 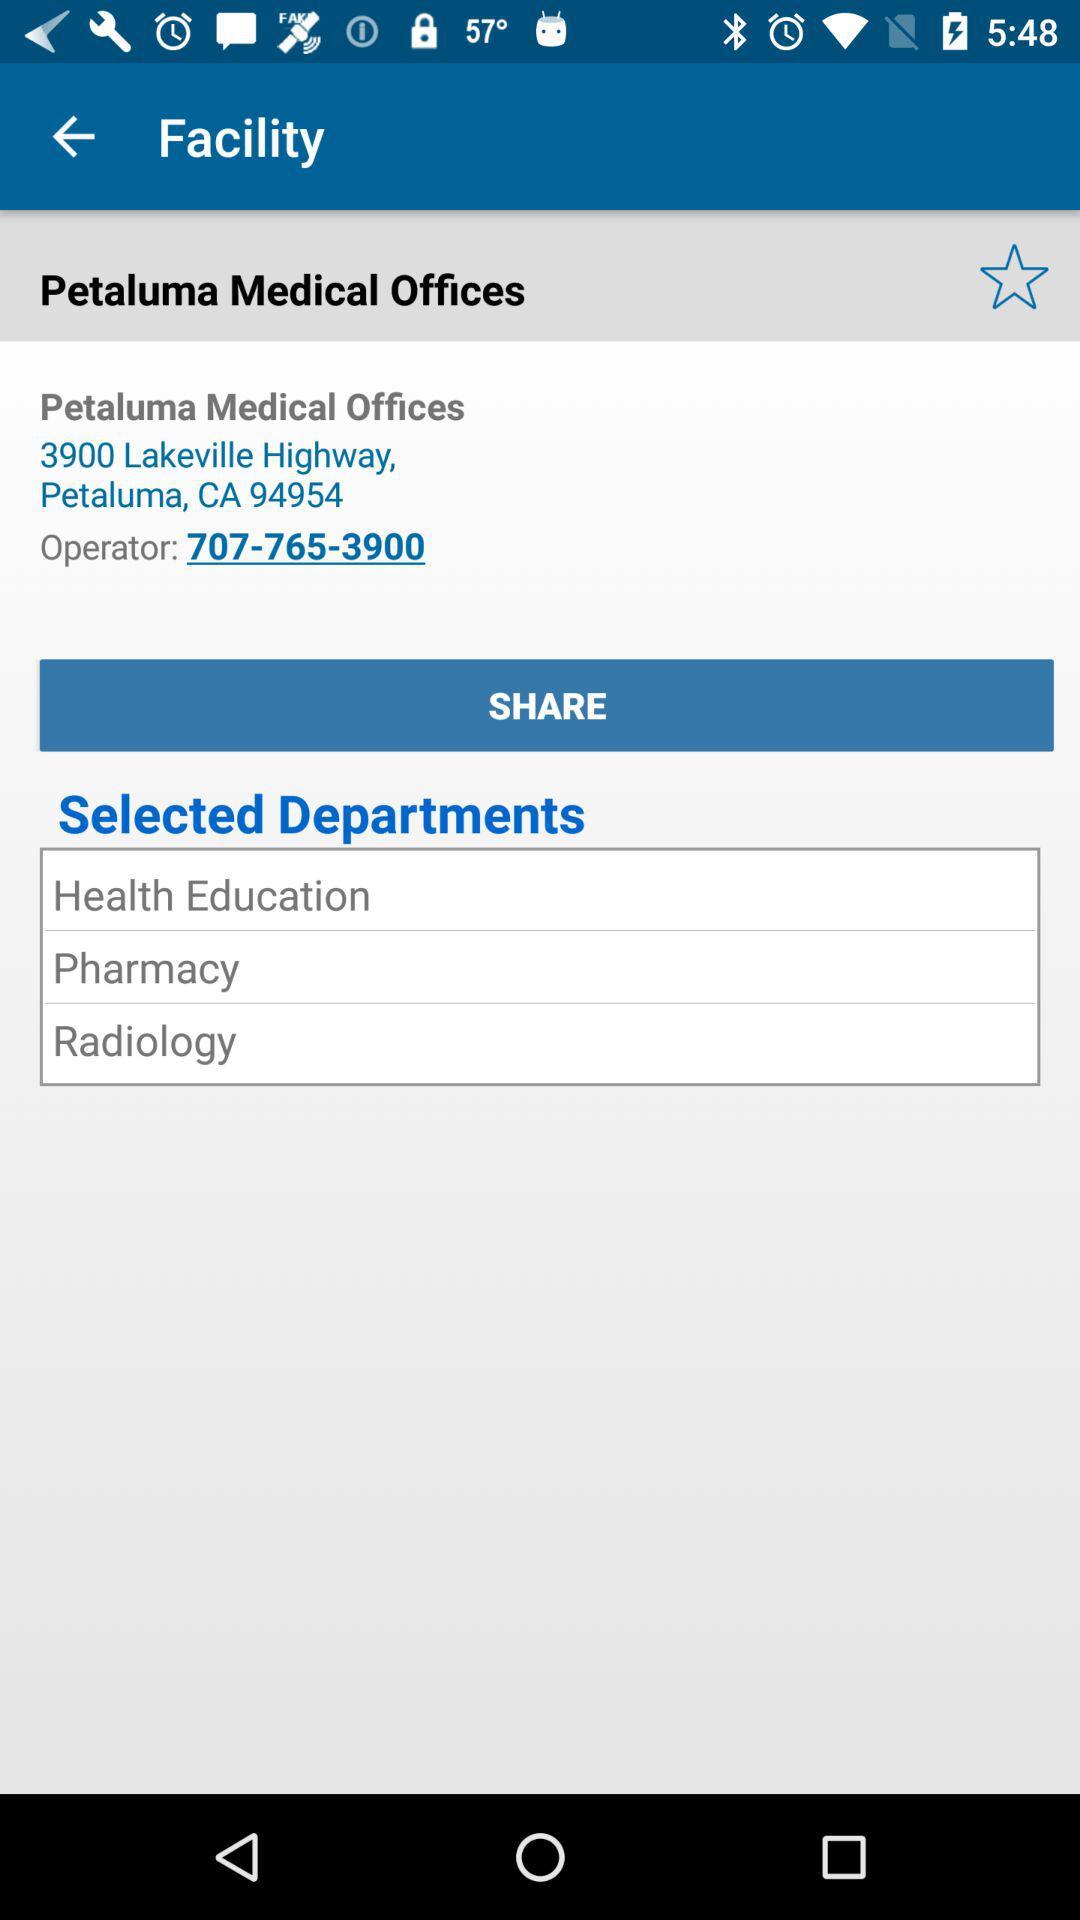 What do you see at coordinates (305, 545) in the screenshot?
I see `707-765-3900` at bounding box center [305, 545].